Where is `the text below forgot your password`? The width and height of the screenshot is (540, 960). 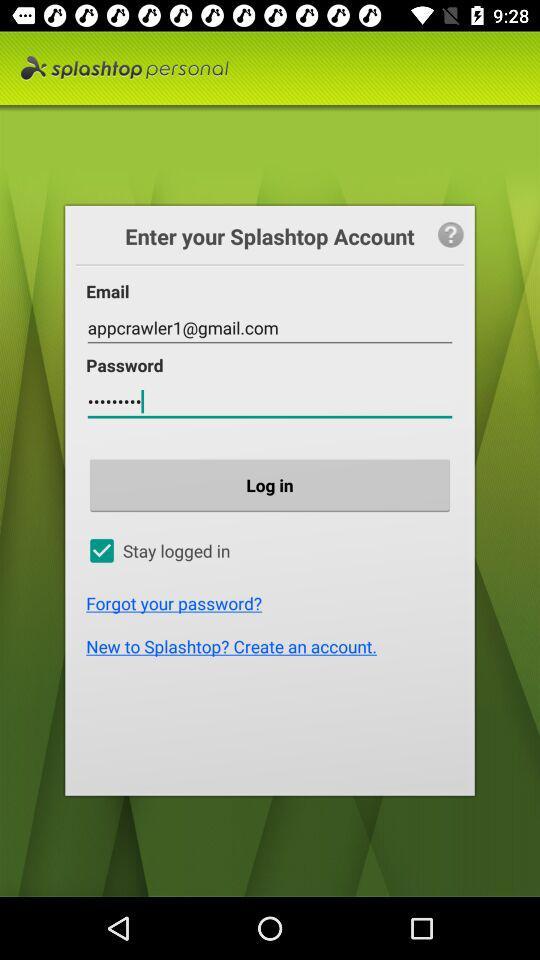
the text below forgot your password is located at coordinates (274, 645).